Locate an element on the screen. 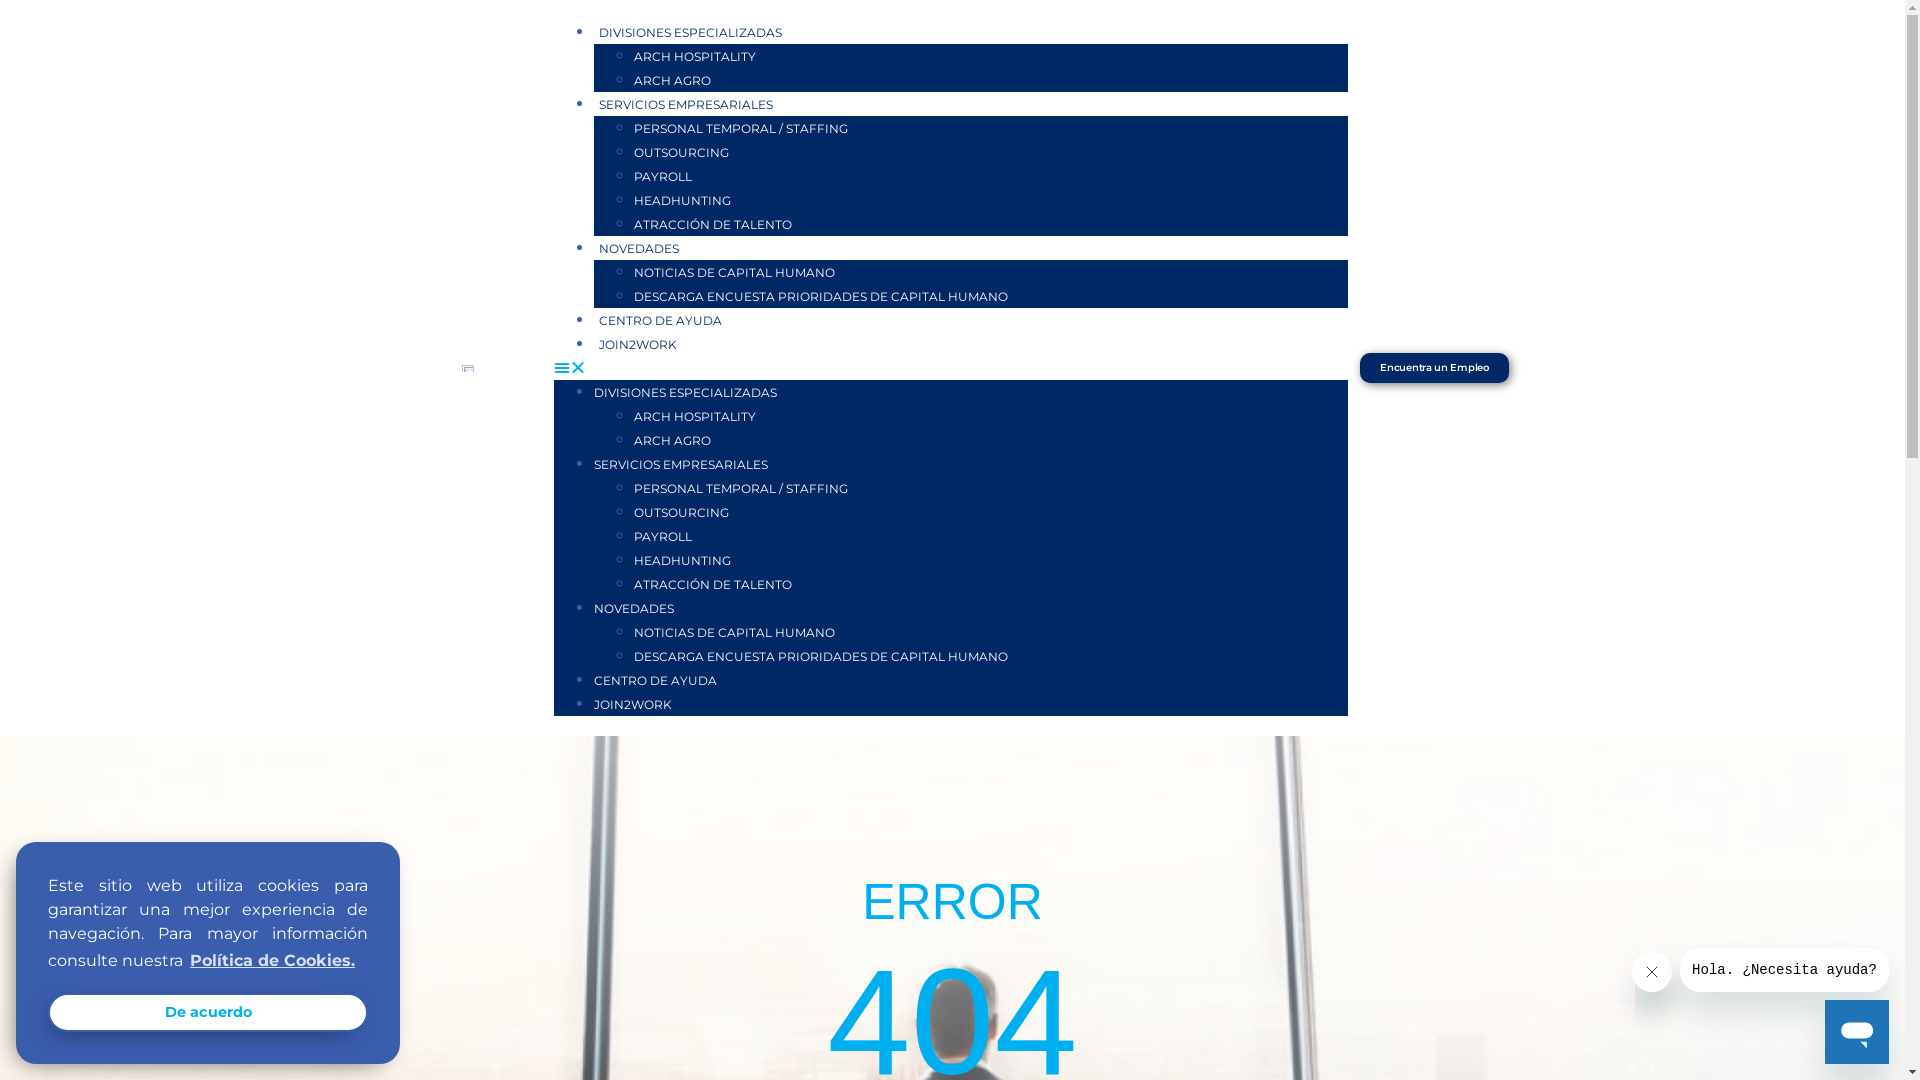  'DESCARGA ENCUESTA PRIORIDADES DE CAPITAL HUMANO' is located at coordinates (632, 296).